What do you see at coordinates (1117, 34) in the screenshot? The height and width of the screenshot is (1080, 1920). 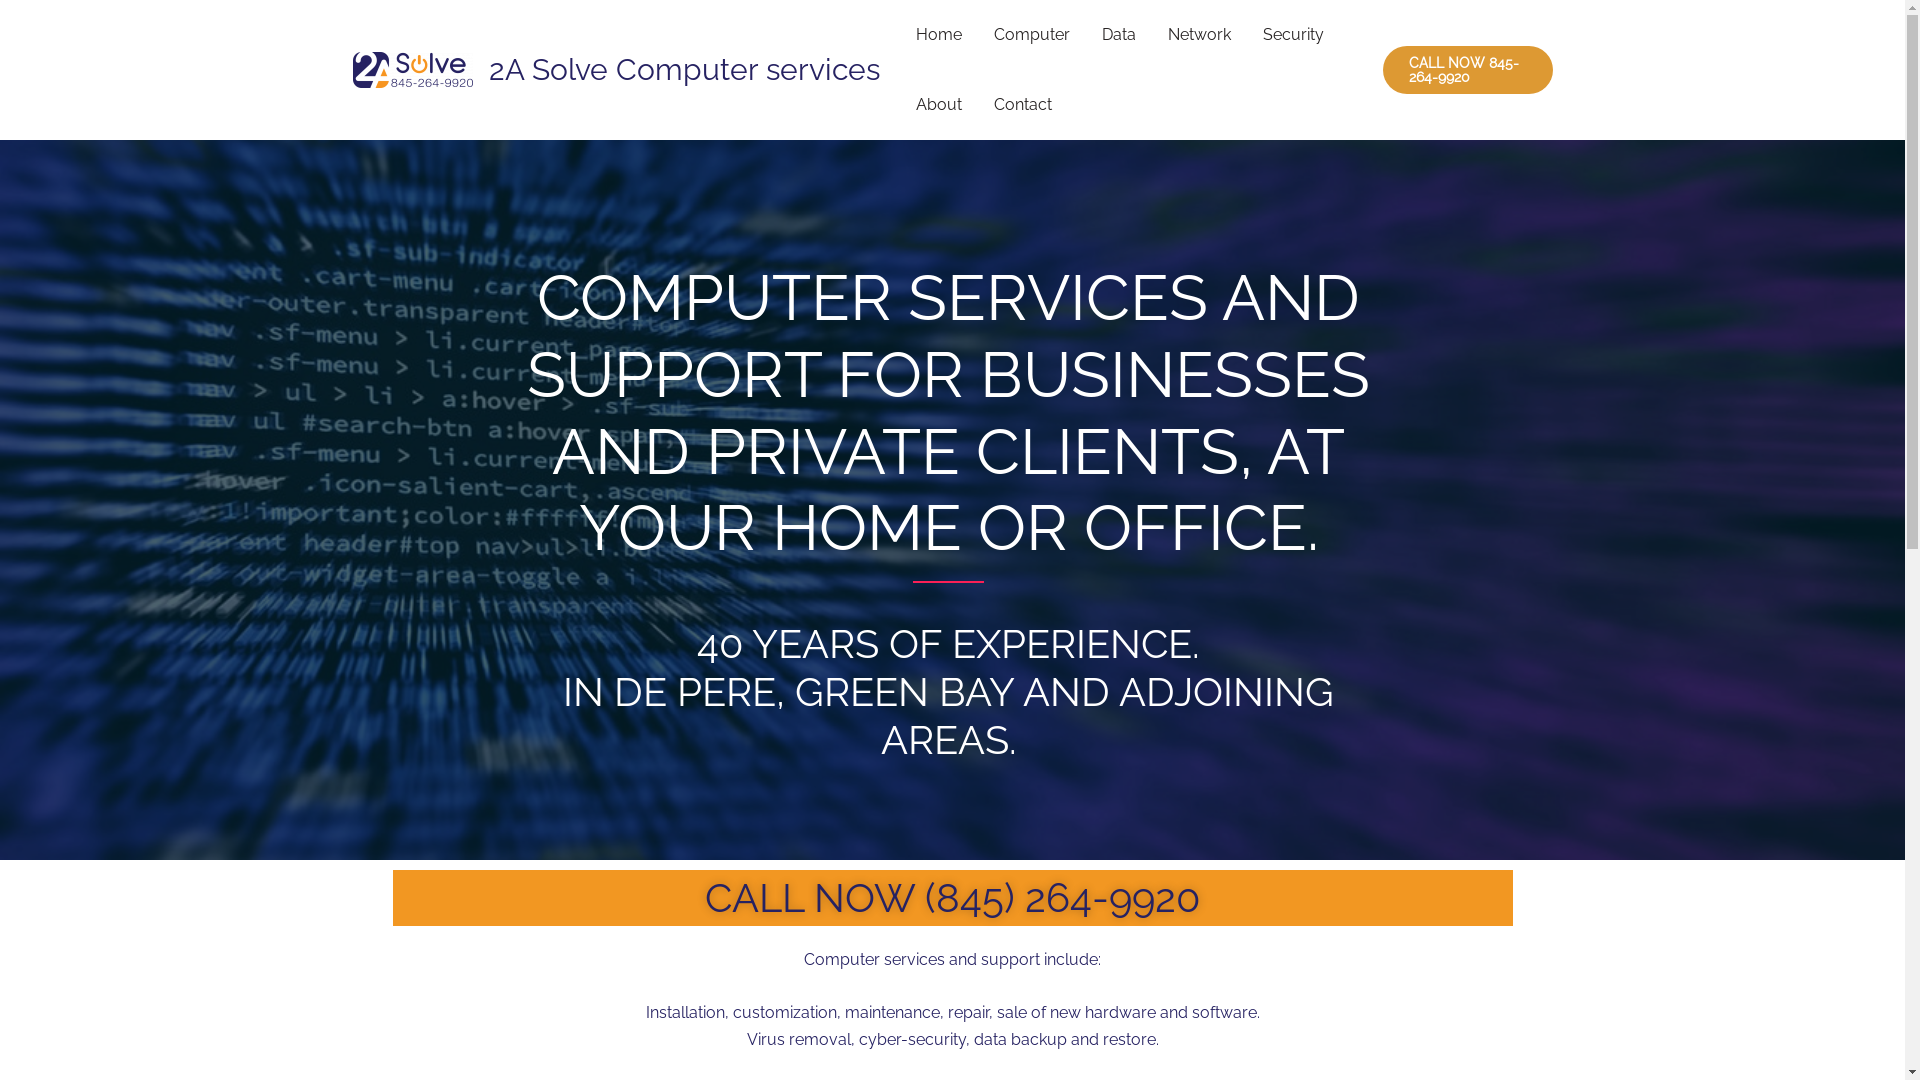 I see `'Data'` at bounding box center [1117, 34].